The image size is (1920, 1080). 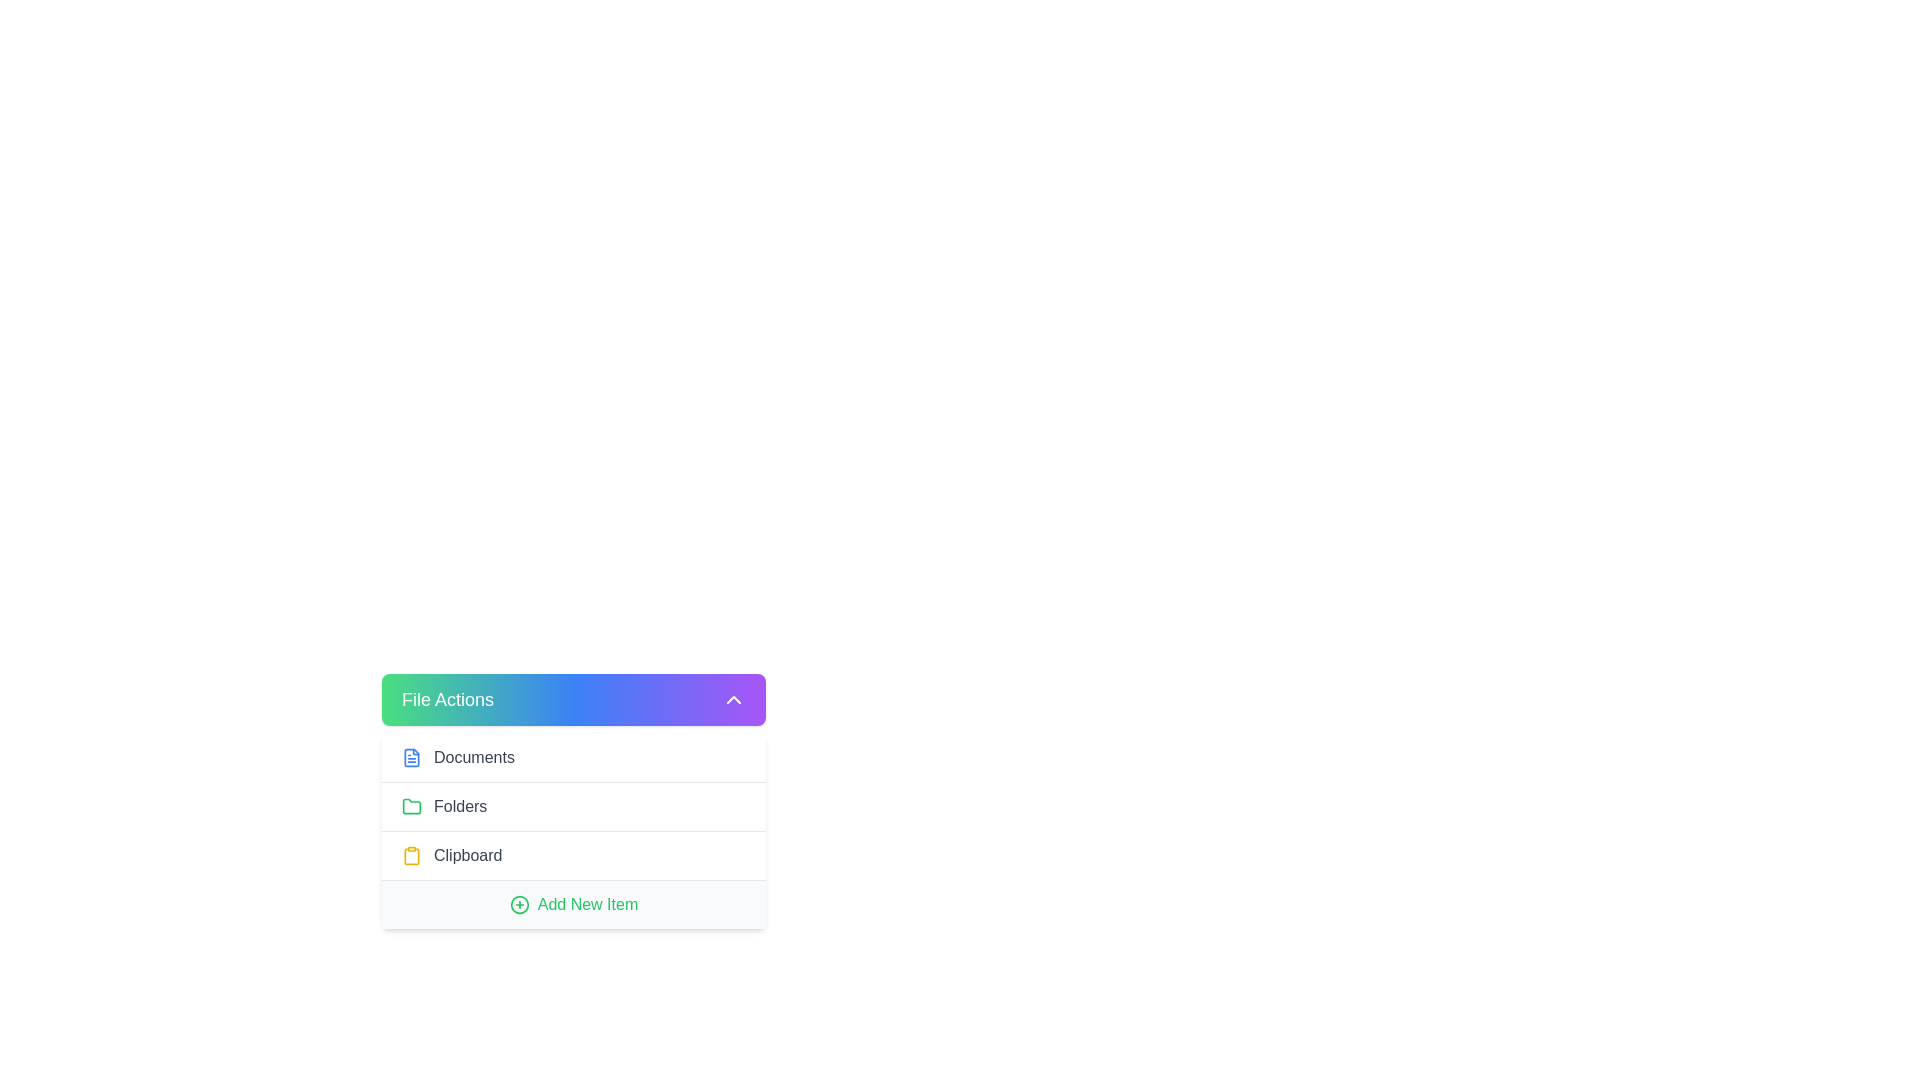 I want to click on the decorative SVG circle graphic that signifies the addition action for the 'Add New Item' button located at the bottom of the actions group, so click(x=519, y=905).